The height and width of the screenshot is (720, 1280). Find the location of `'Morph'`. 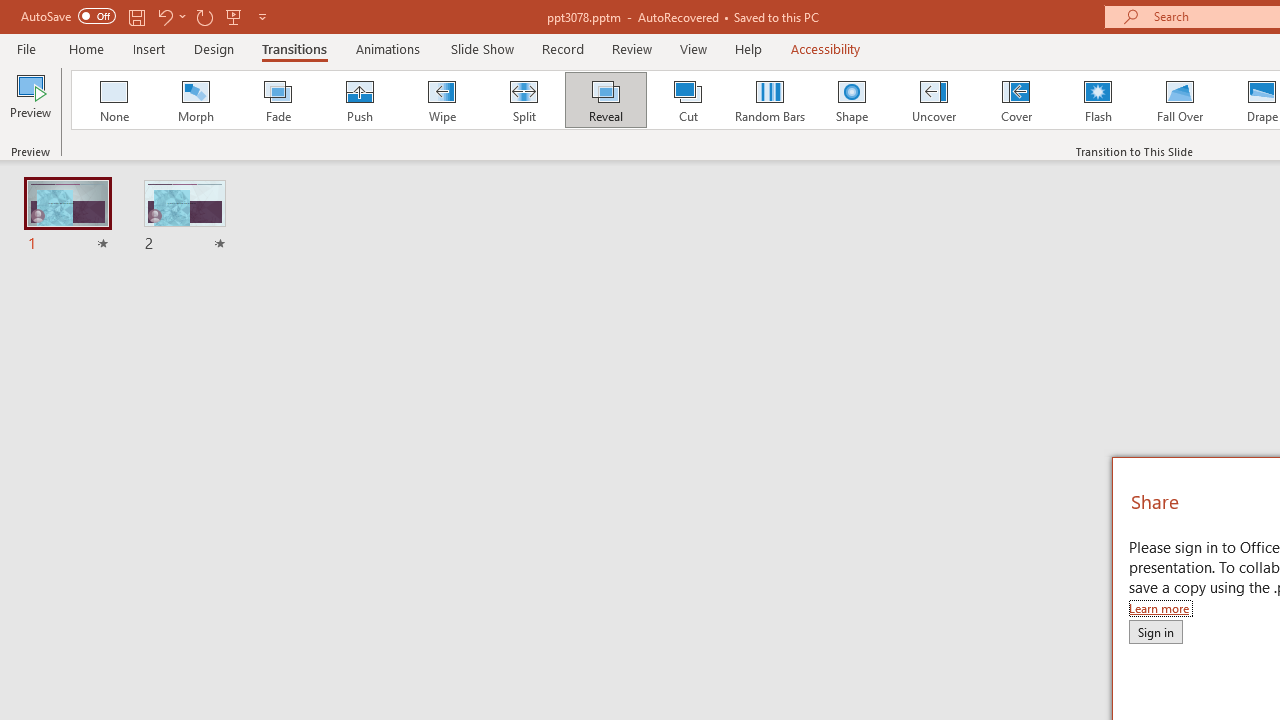

'Morph' is located at coordinates (195, 100).